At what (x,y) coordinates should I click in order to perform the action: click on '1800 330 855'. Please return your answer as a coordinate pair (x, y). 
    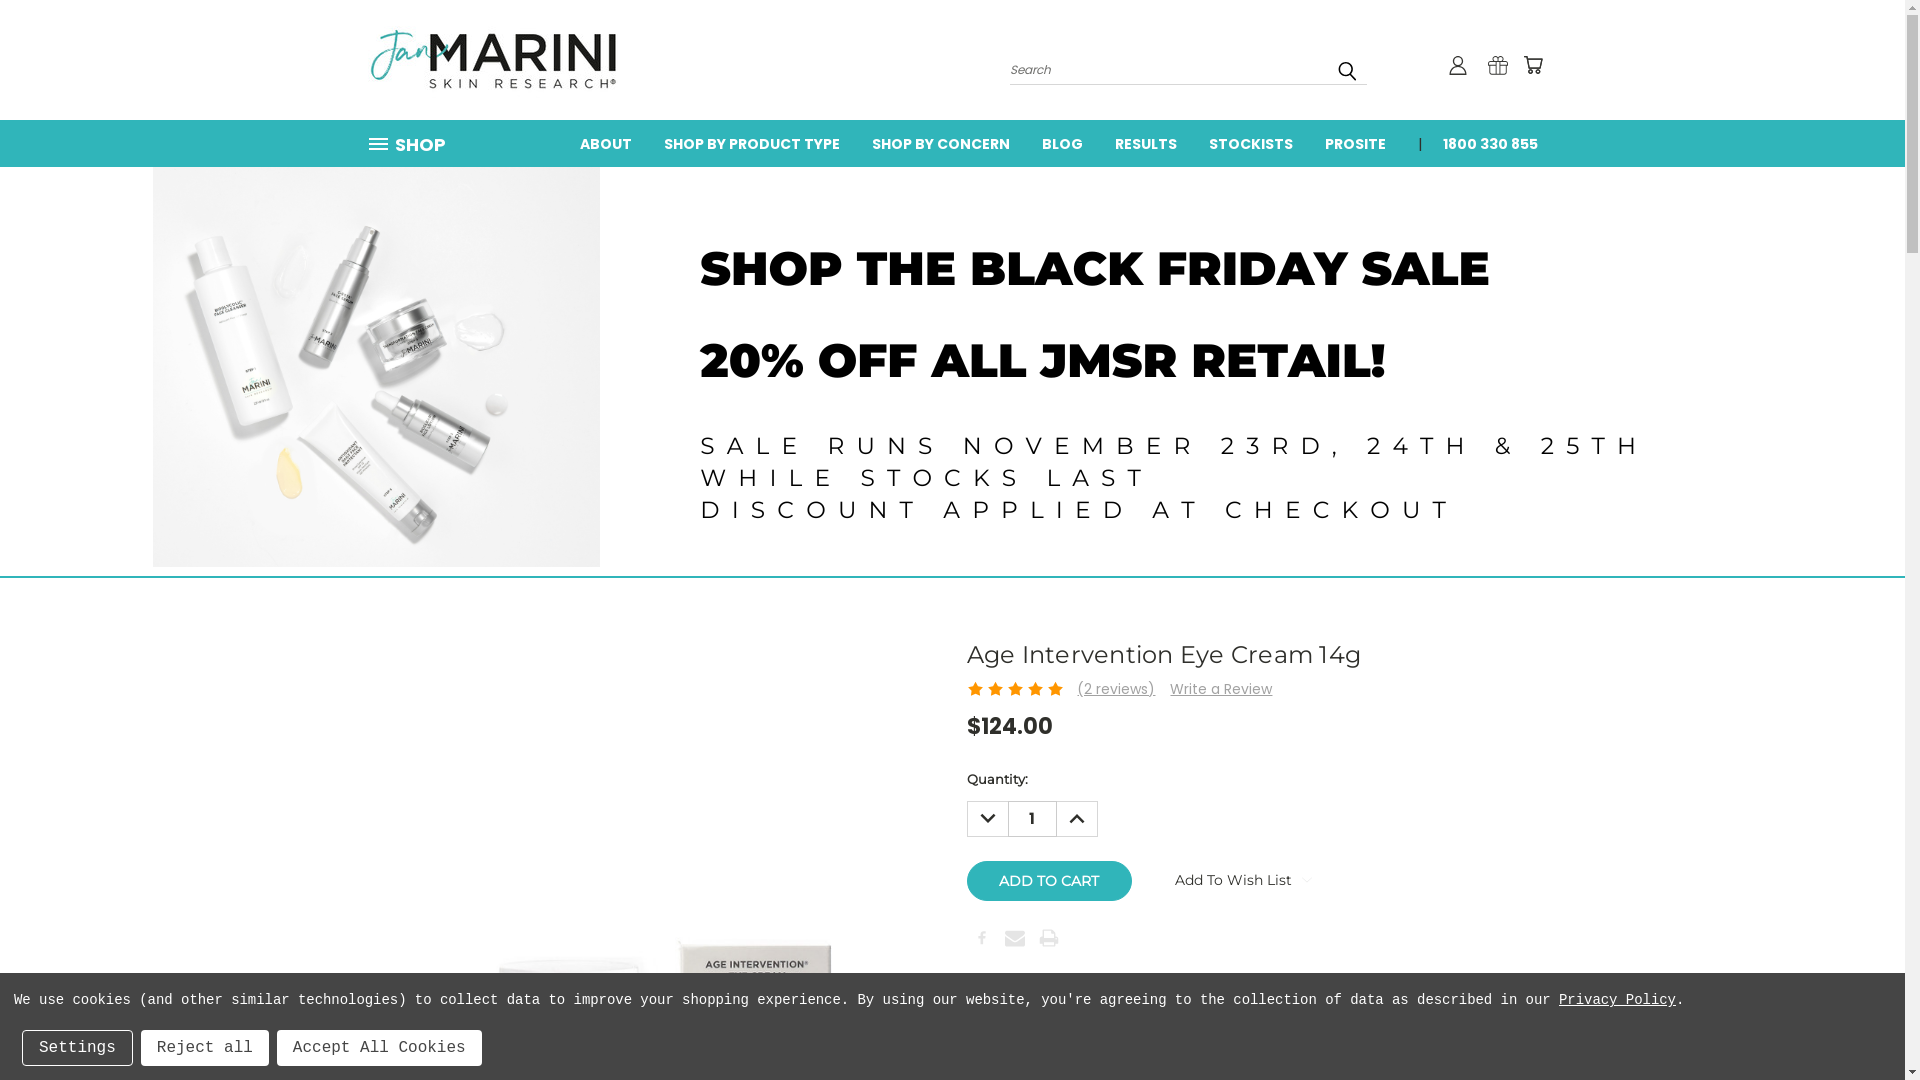
    Looking at the image, I should click on (1481, 141).